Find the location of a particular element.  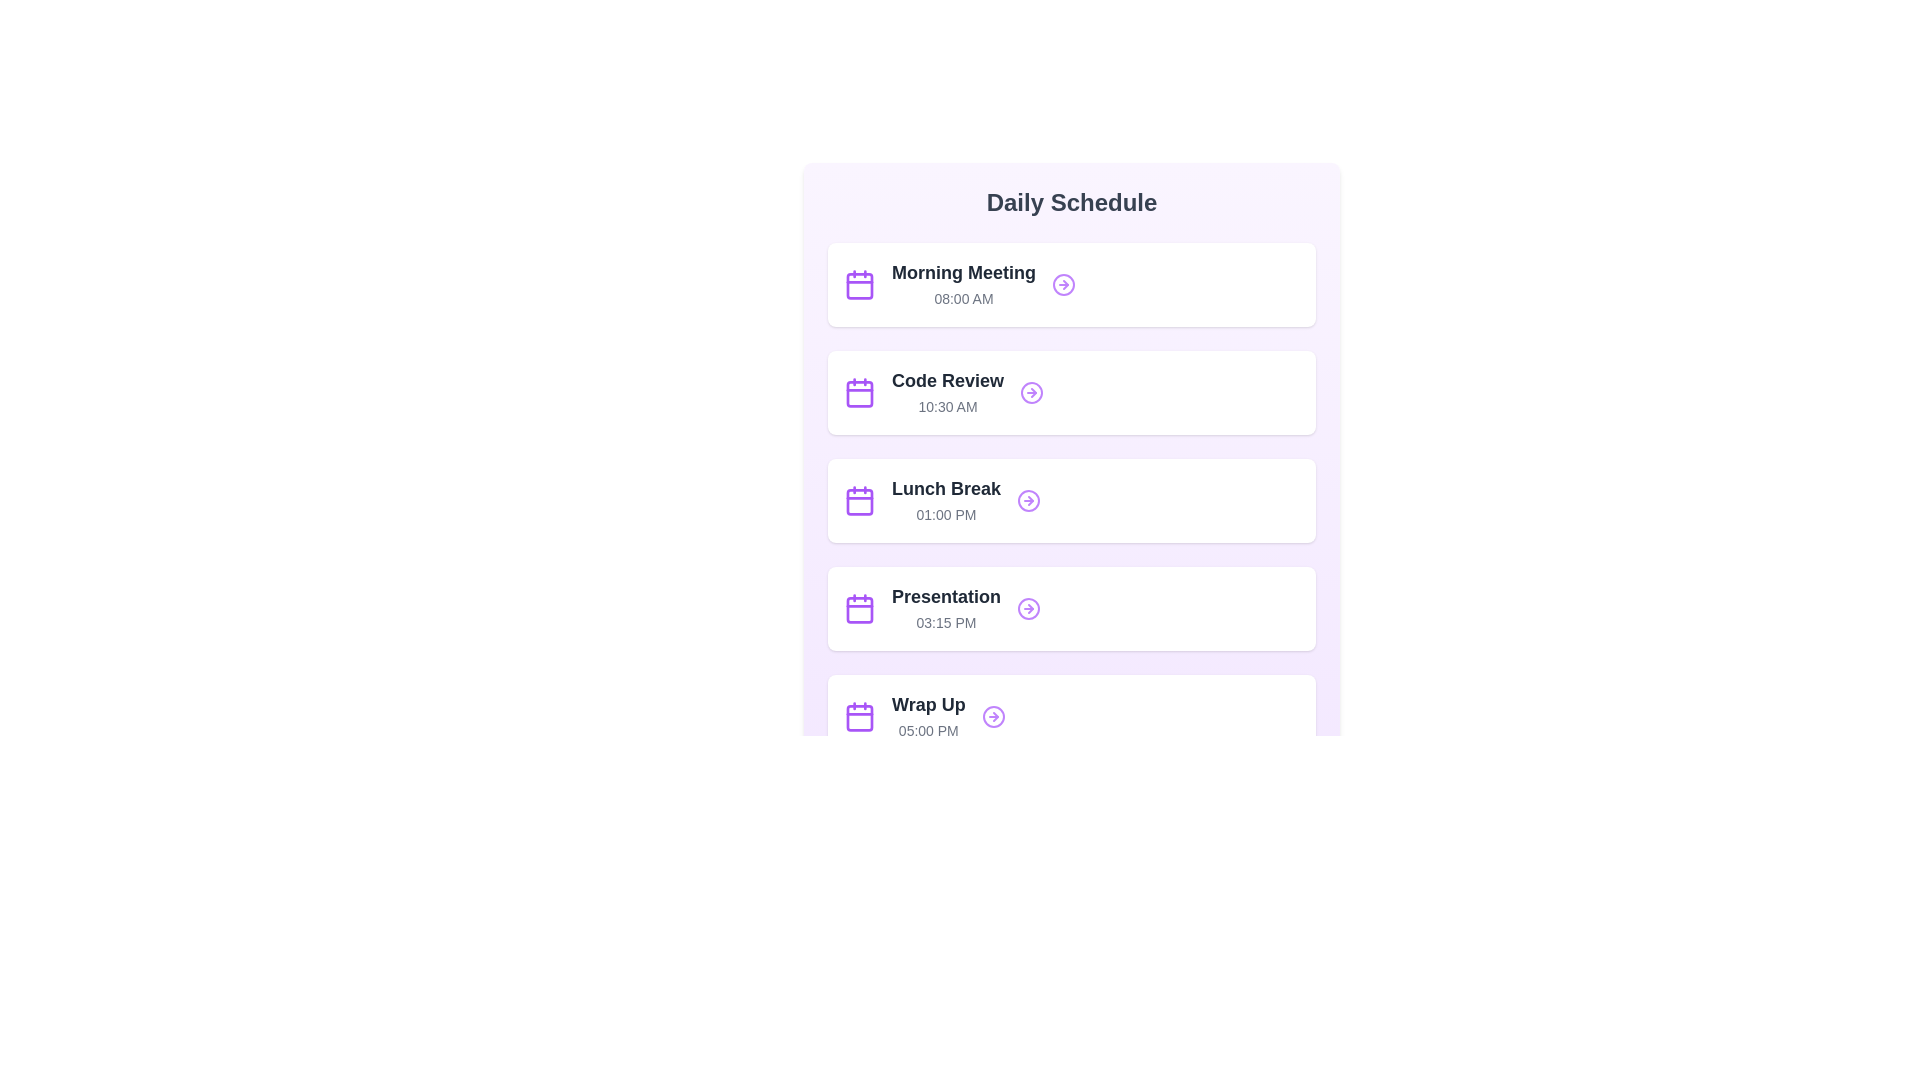

the decorative rectangular section with a light purple border and white background inside the calendar icon of the 'Presentation' entry, which is the fourth item in the vertical stack on the schedule interface is located at coordinates (859, 608).